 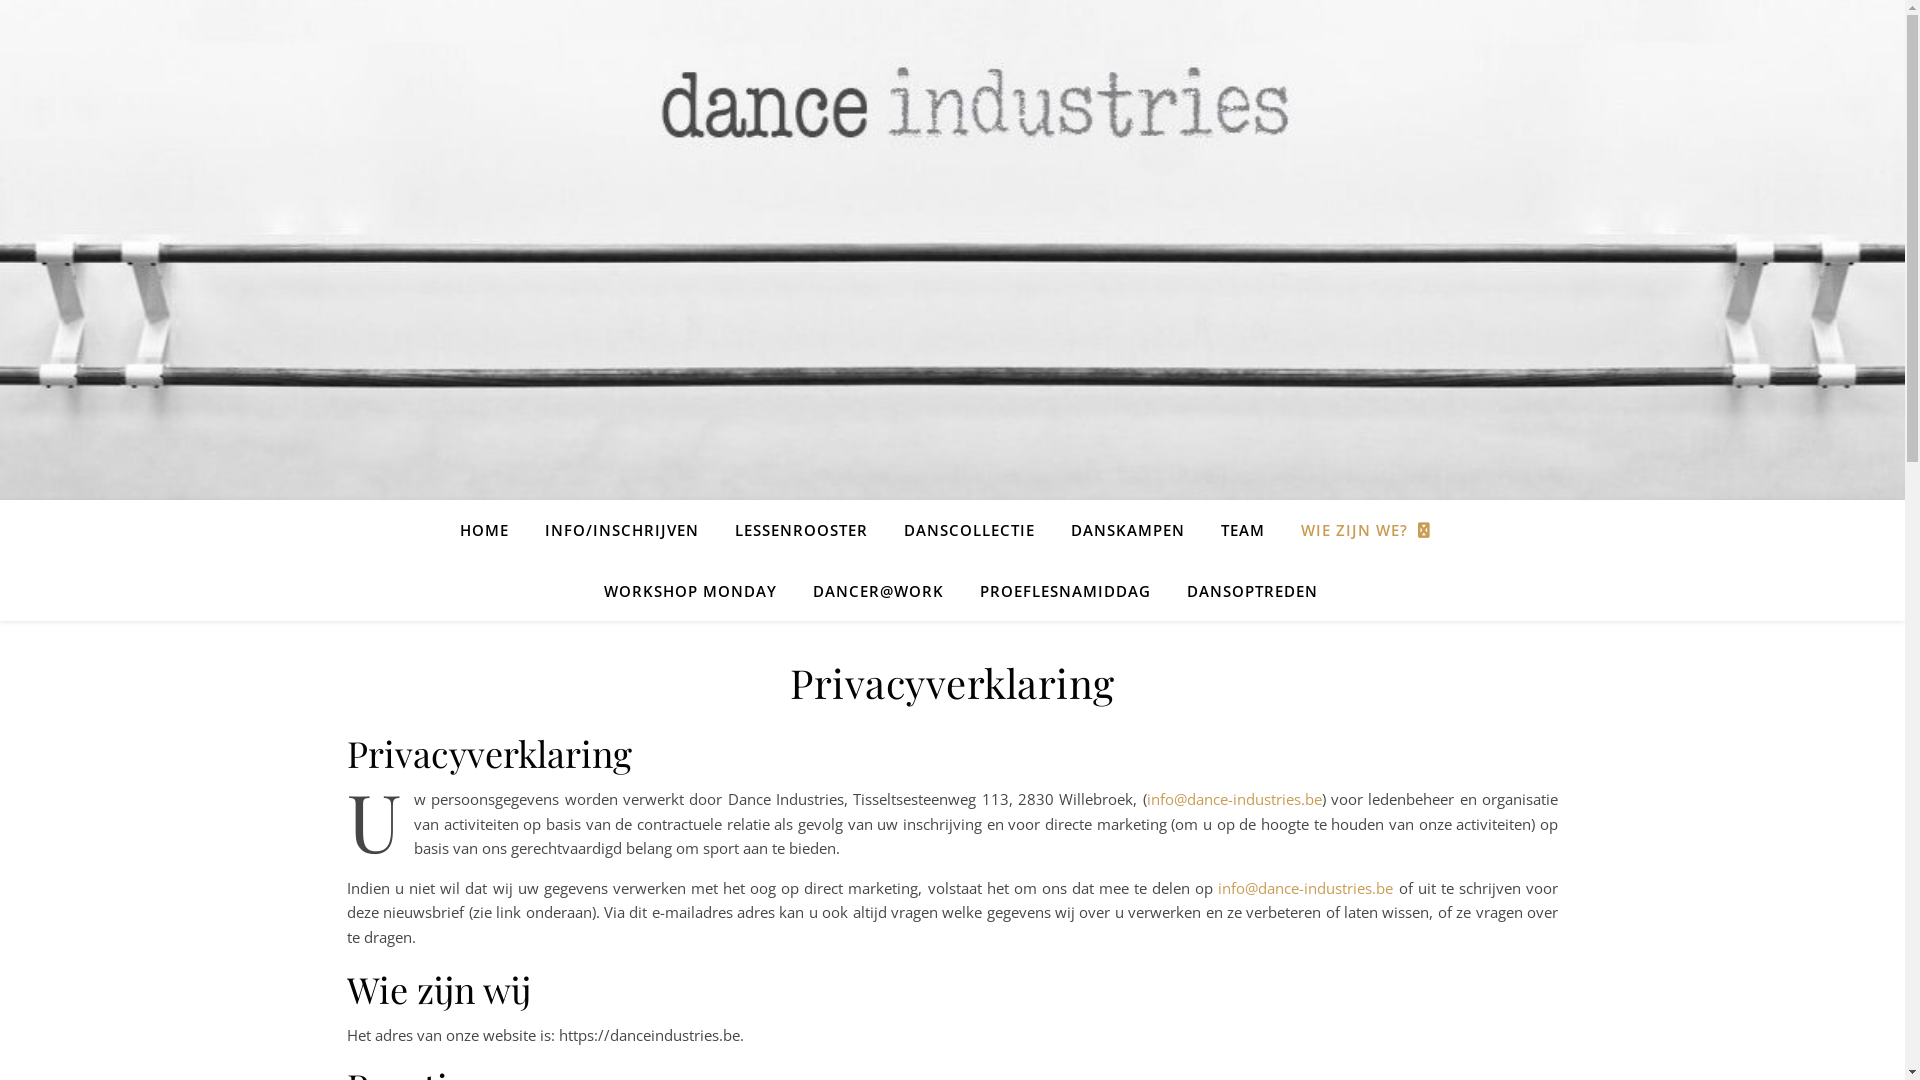 What do you see at coordinates (969, 528) in the screenshot?
I see `'DANSCOLLECTIE'` at bounding box center [969, 528].